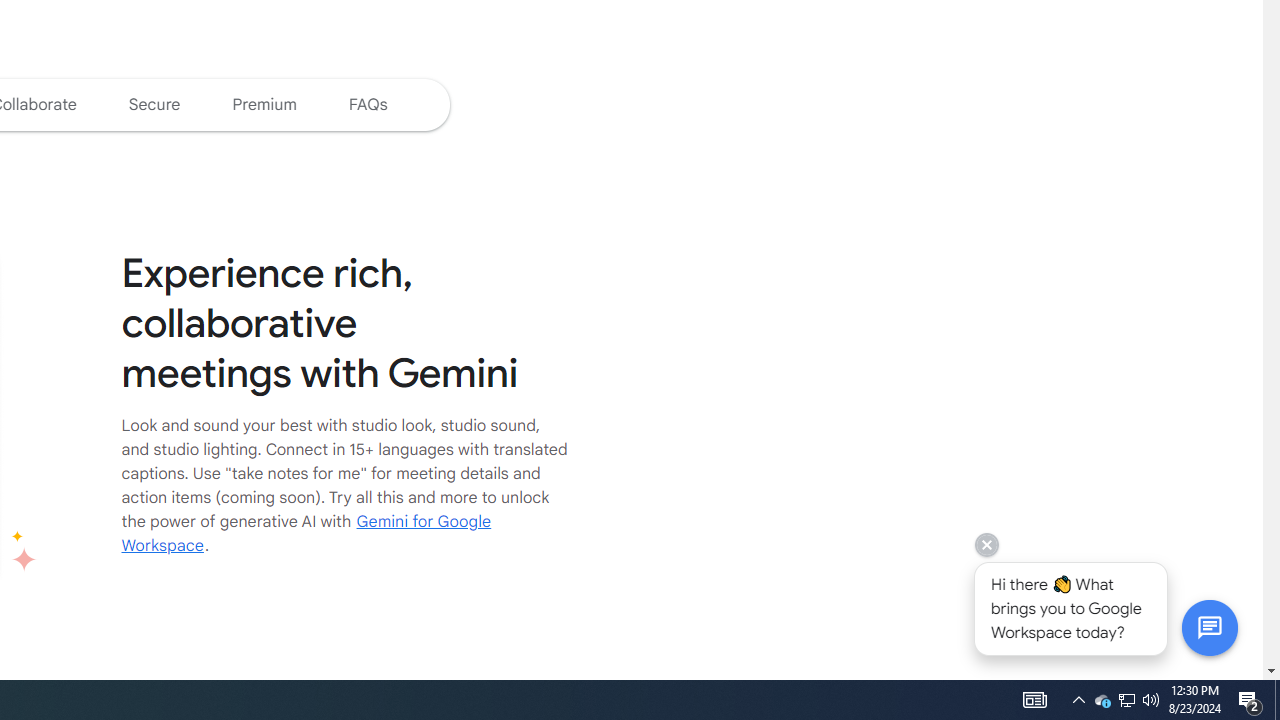 Image resolution: width=1280 pixels, height=720 pixels. Describe the element at coordinates (1208, 626) in the screenshot. I see `'AutomationID: cloud-chatbot-chat-activate-bar-desktop'` at that location.